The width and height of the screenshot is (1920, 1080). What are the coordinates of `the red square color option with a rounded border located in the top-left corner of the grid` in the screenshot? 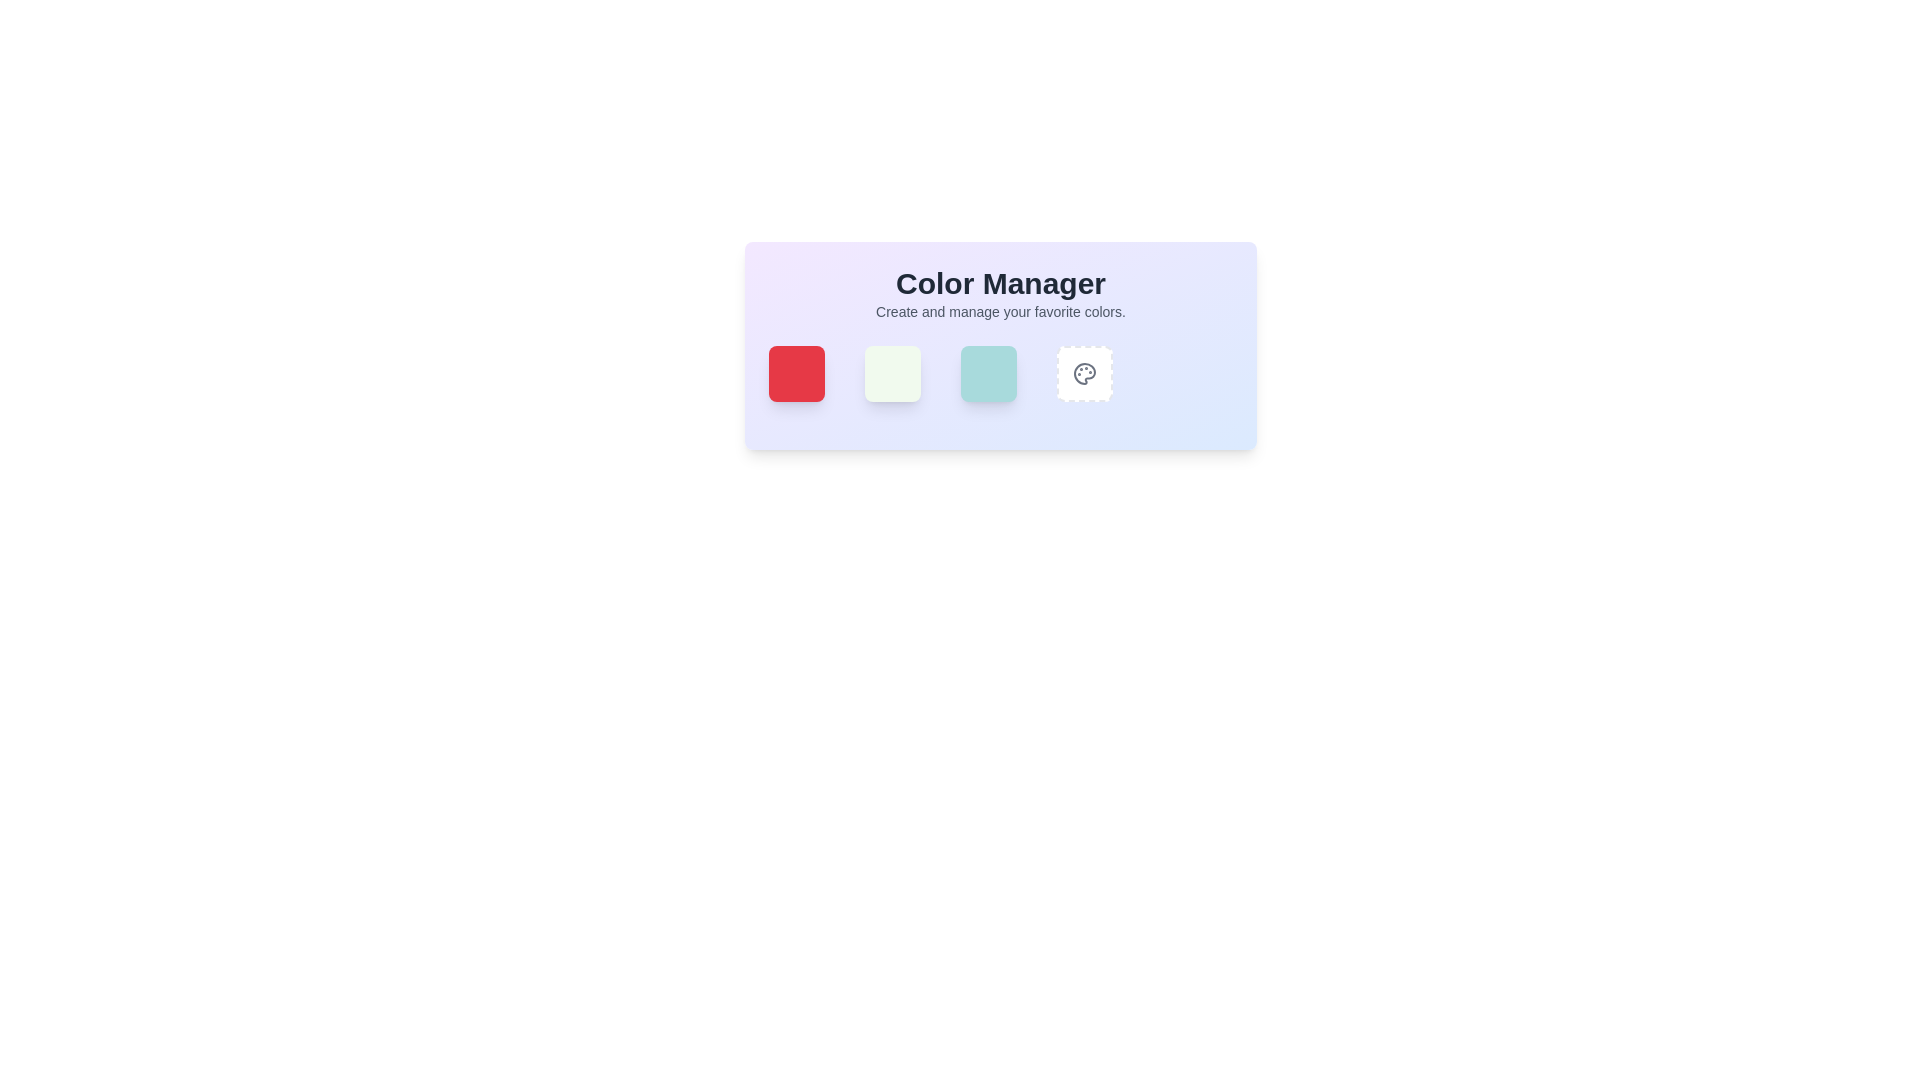 It's located at (795, 374).